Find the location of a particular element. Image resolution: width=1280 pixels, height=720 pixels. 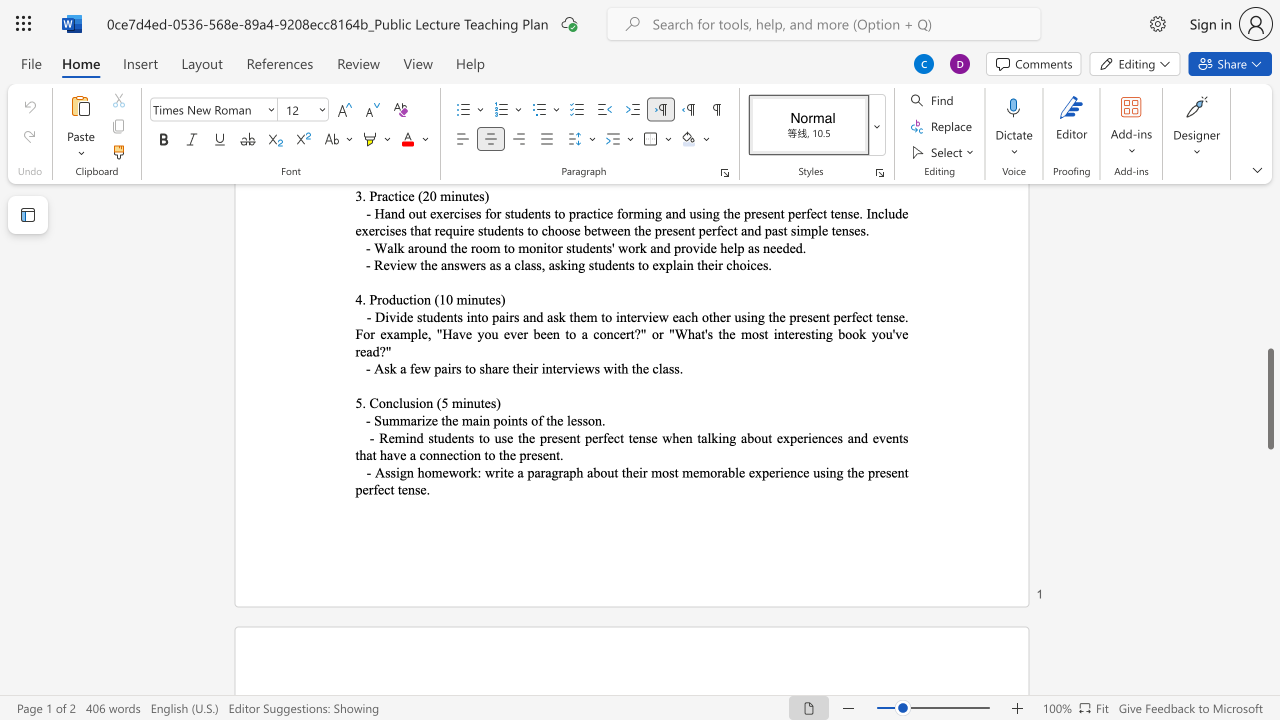

the scrollbar to scroll the page up is located at coordinates (1269, 248).